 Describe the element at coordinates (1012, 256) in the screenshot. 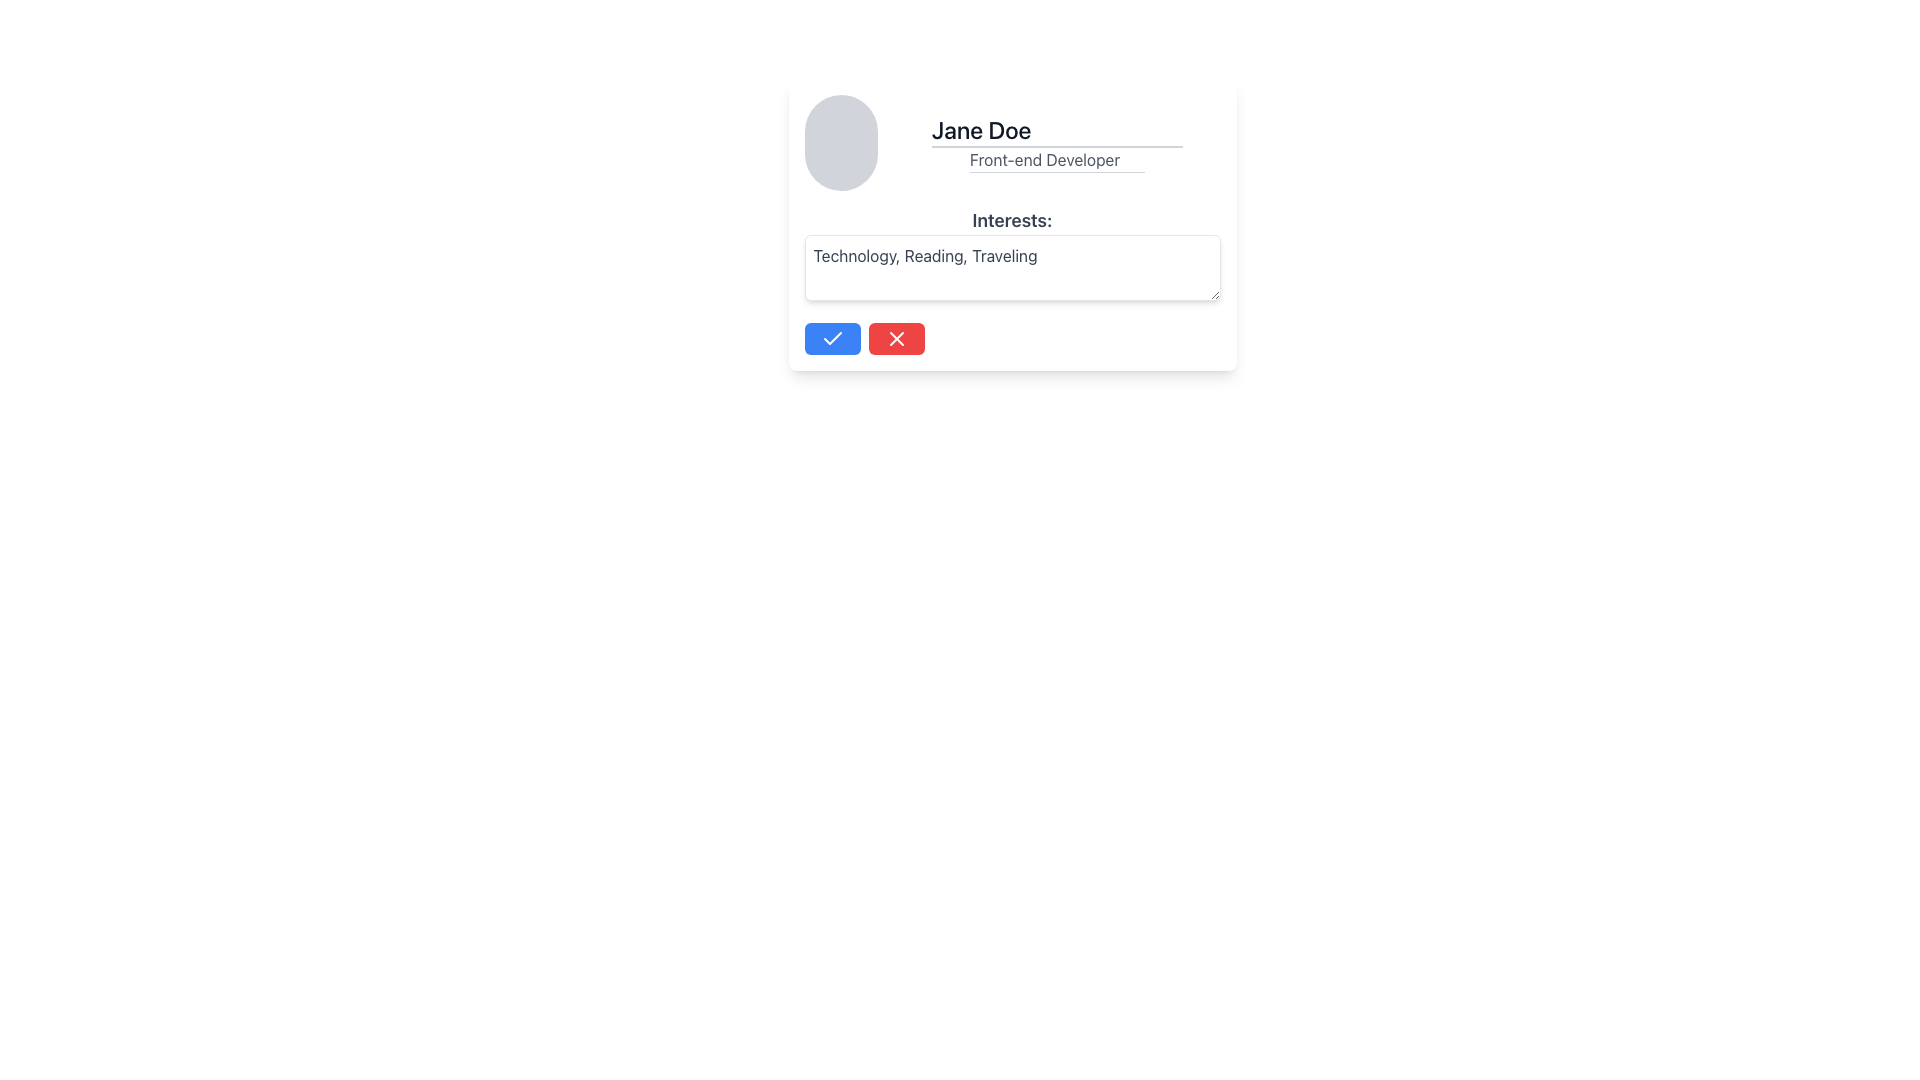

I see `the text input field for modifying user interests, which displays 'Technology, Reading, Traveling', to provide a visual cue` at that location.